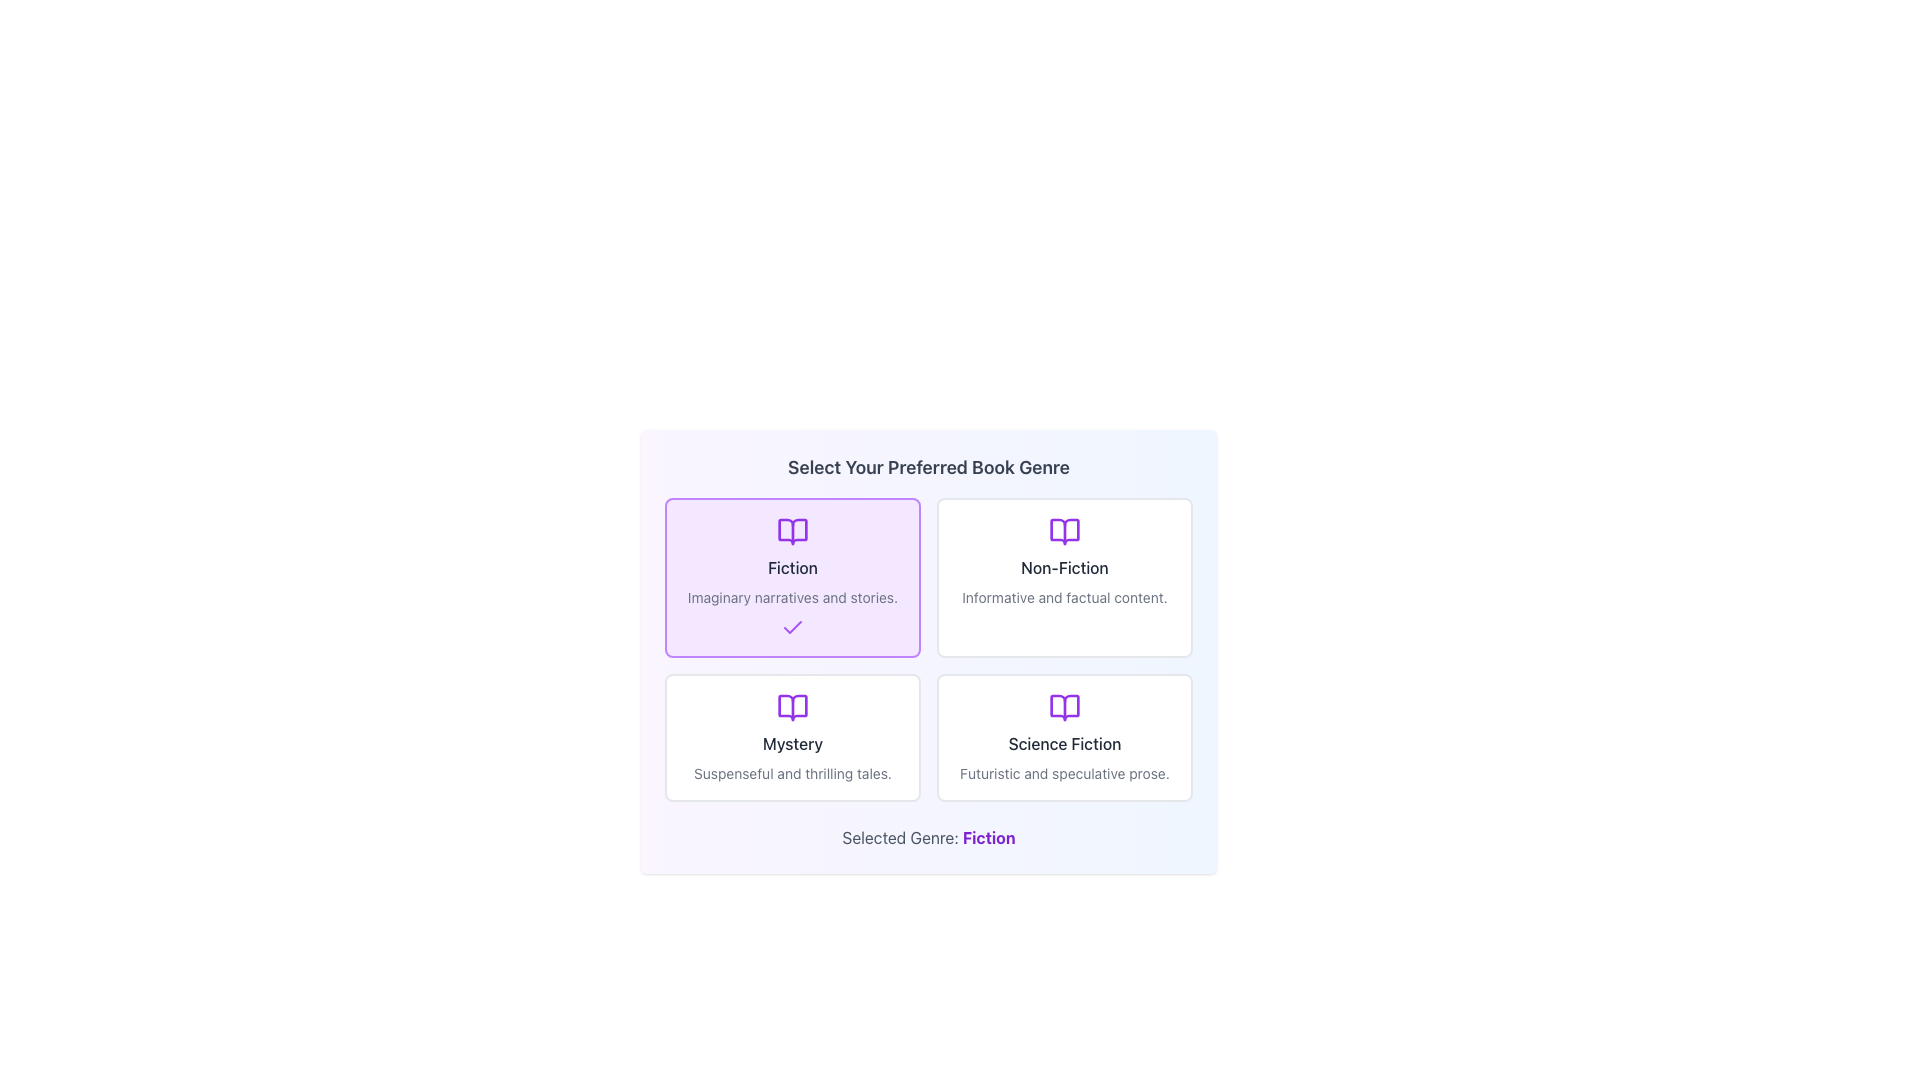 The height and width of the screenshot is (1080, 1920). I want to click on descriptive label located below the 'Fiction' text on the purple-bordered card in the top-left corner of the grid, so click(791, 596).